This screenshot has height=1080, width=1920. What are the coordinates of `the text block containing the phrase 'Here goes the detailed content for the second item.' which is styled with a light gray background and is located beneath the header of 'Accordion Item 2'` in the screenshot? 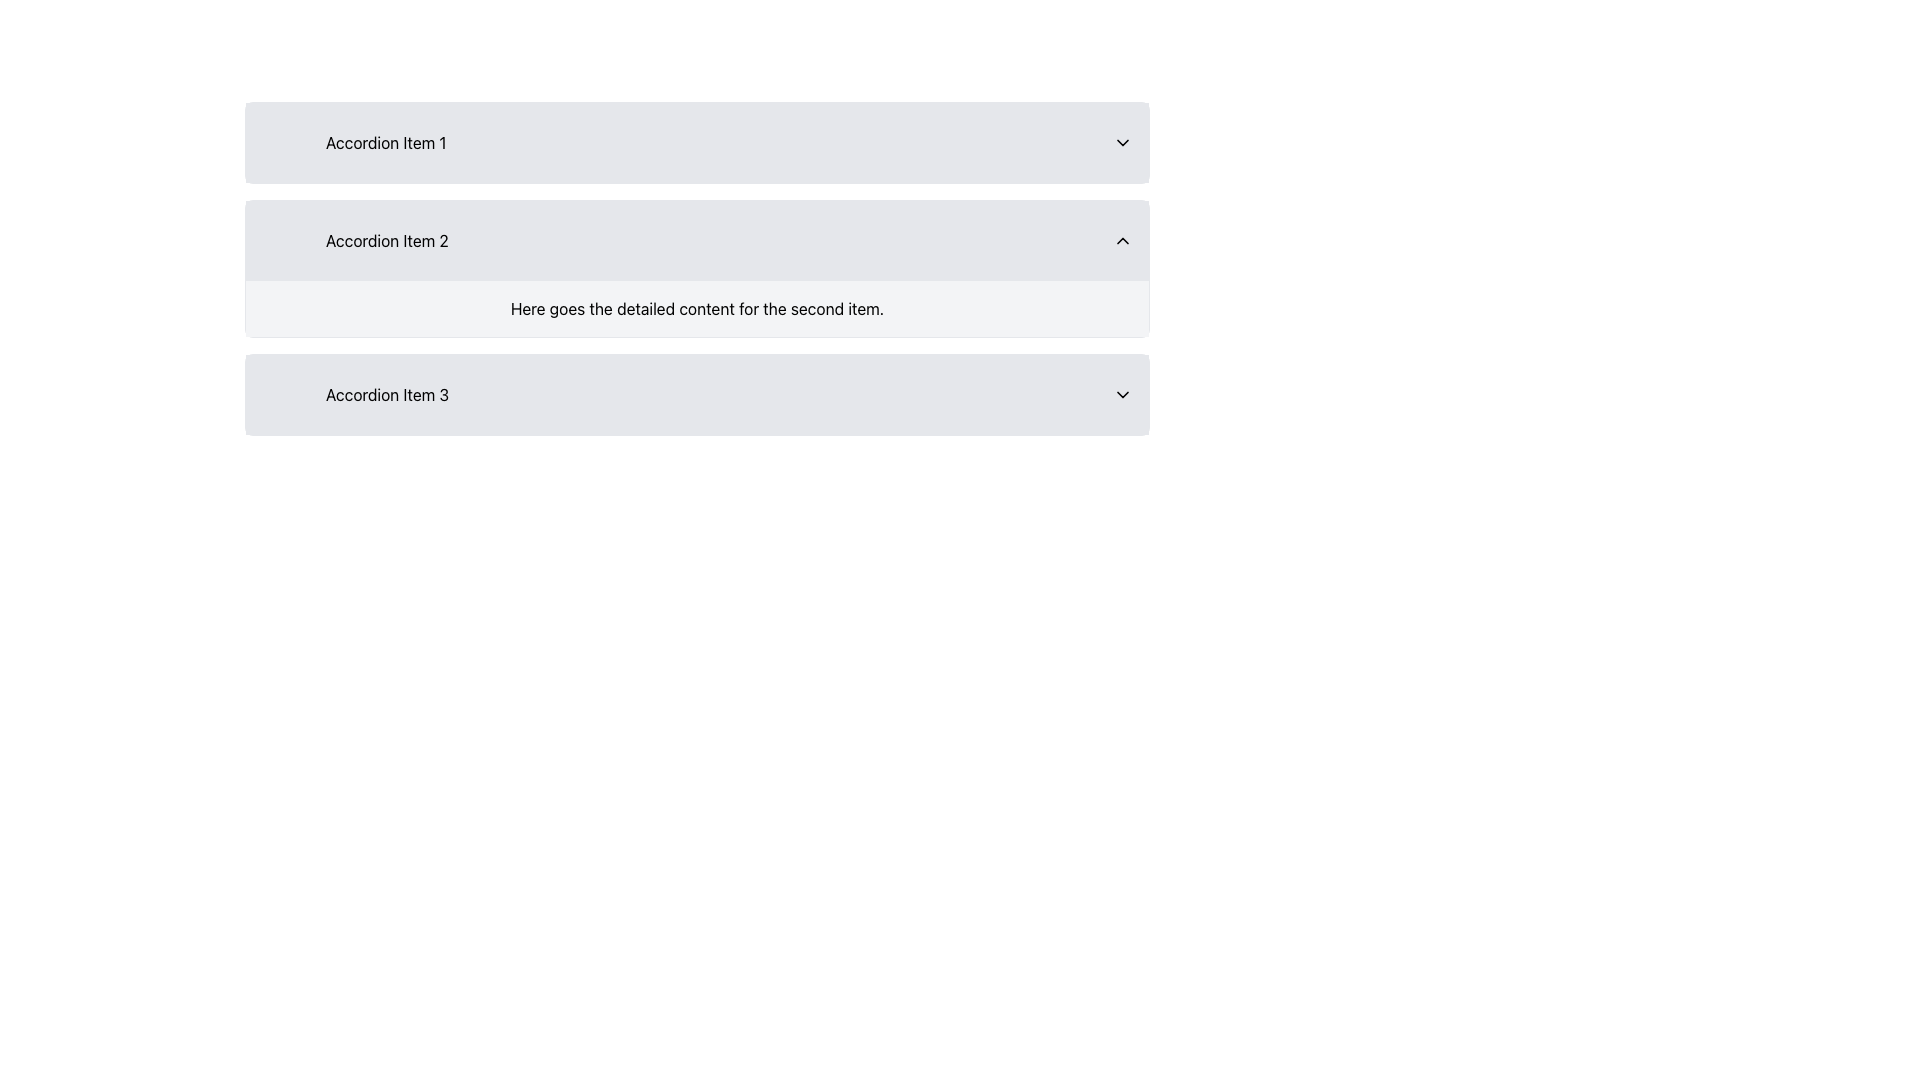 It's located at (697, 308).